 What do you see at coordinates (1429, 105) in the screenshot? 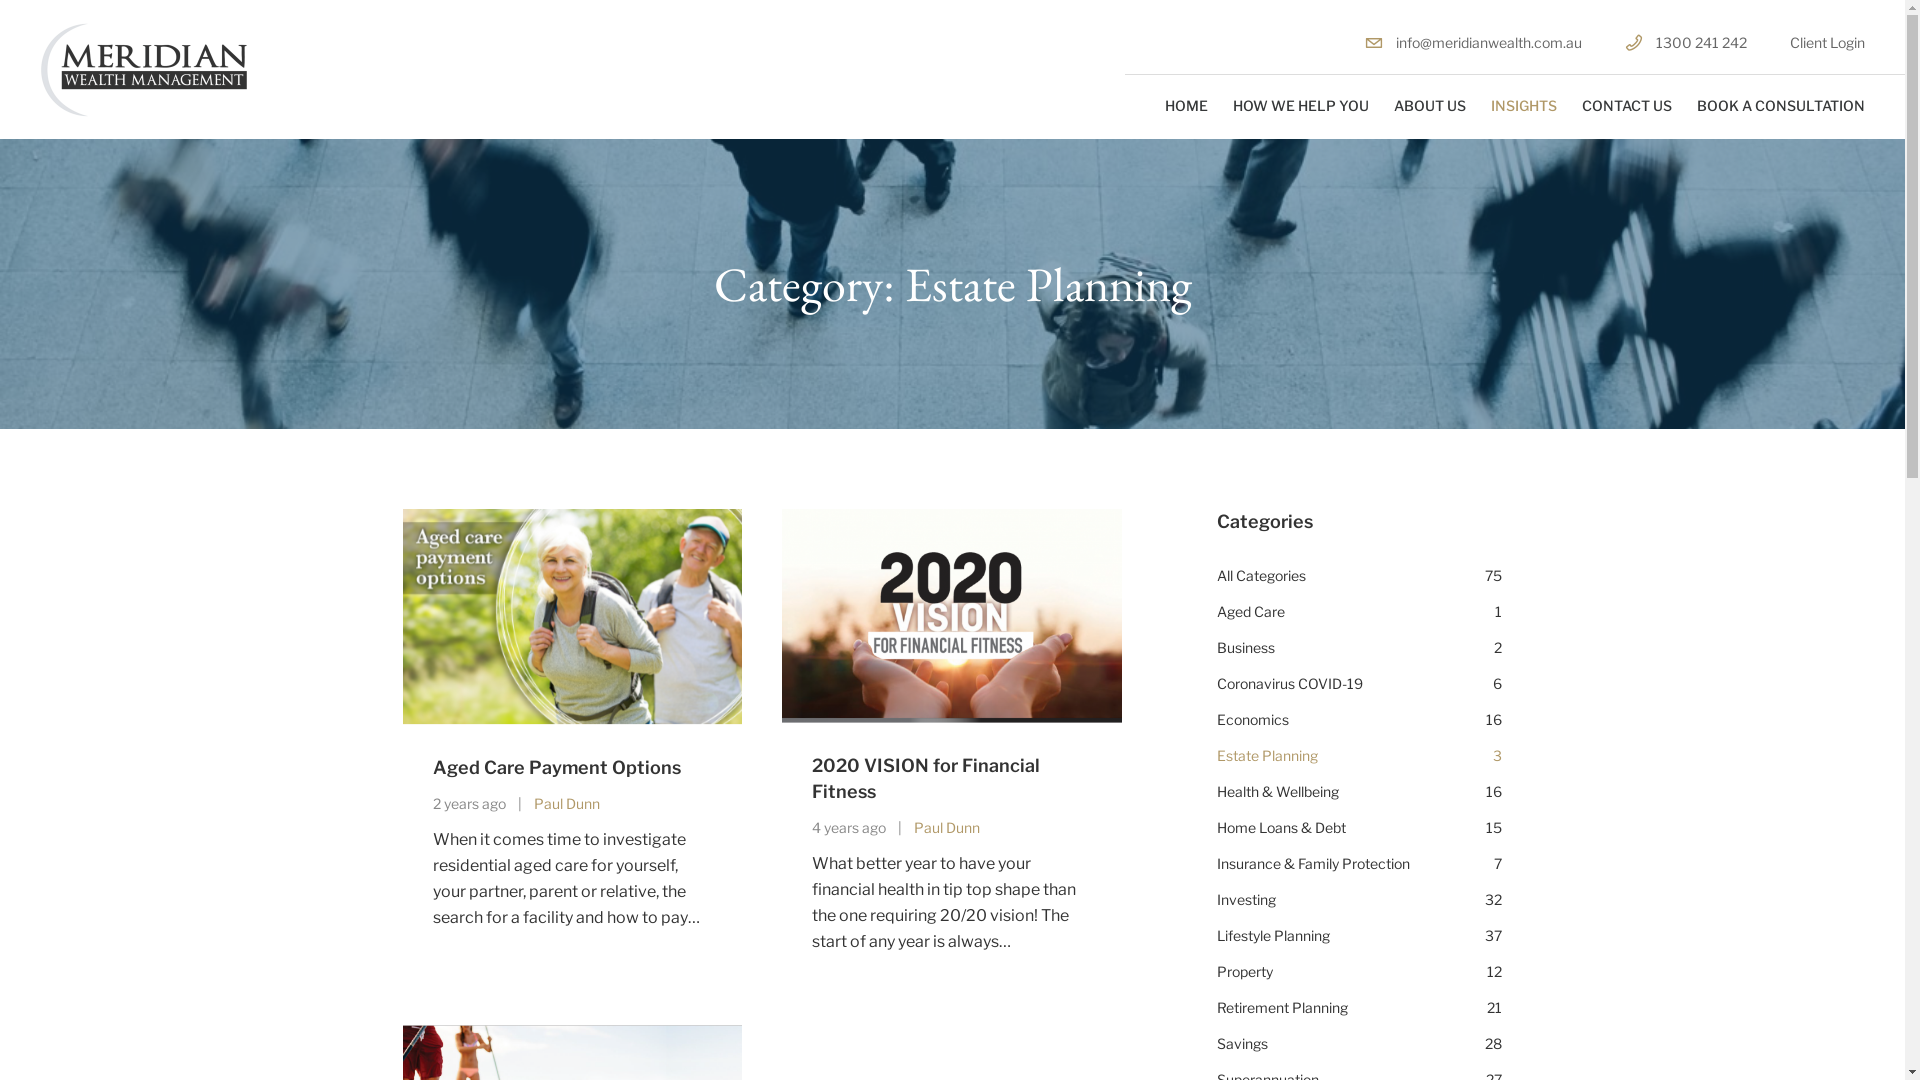
I see `'ABOUT US'` at bounding box center [1429, 105].